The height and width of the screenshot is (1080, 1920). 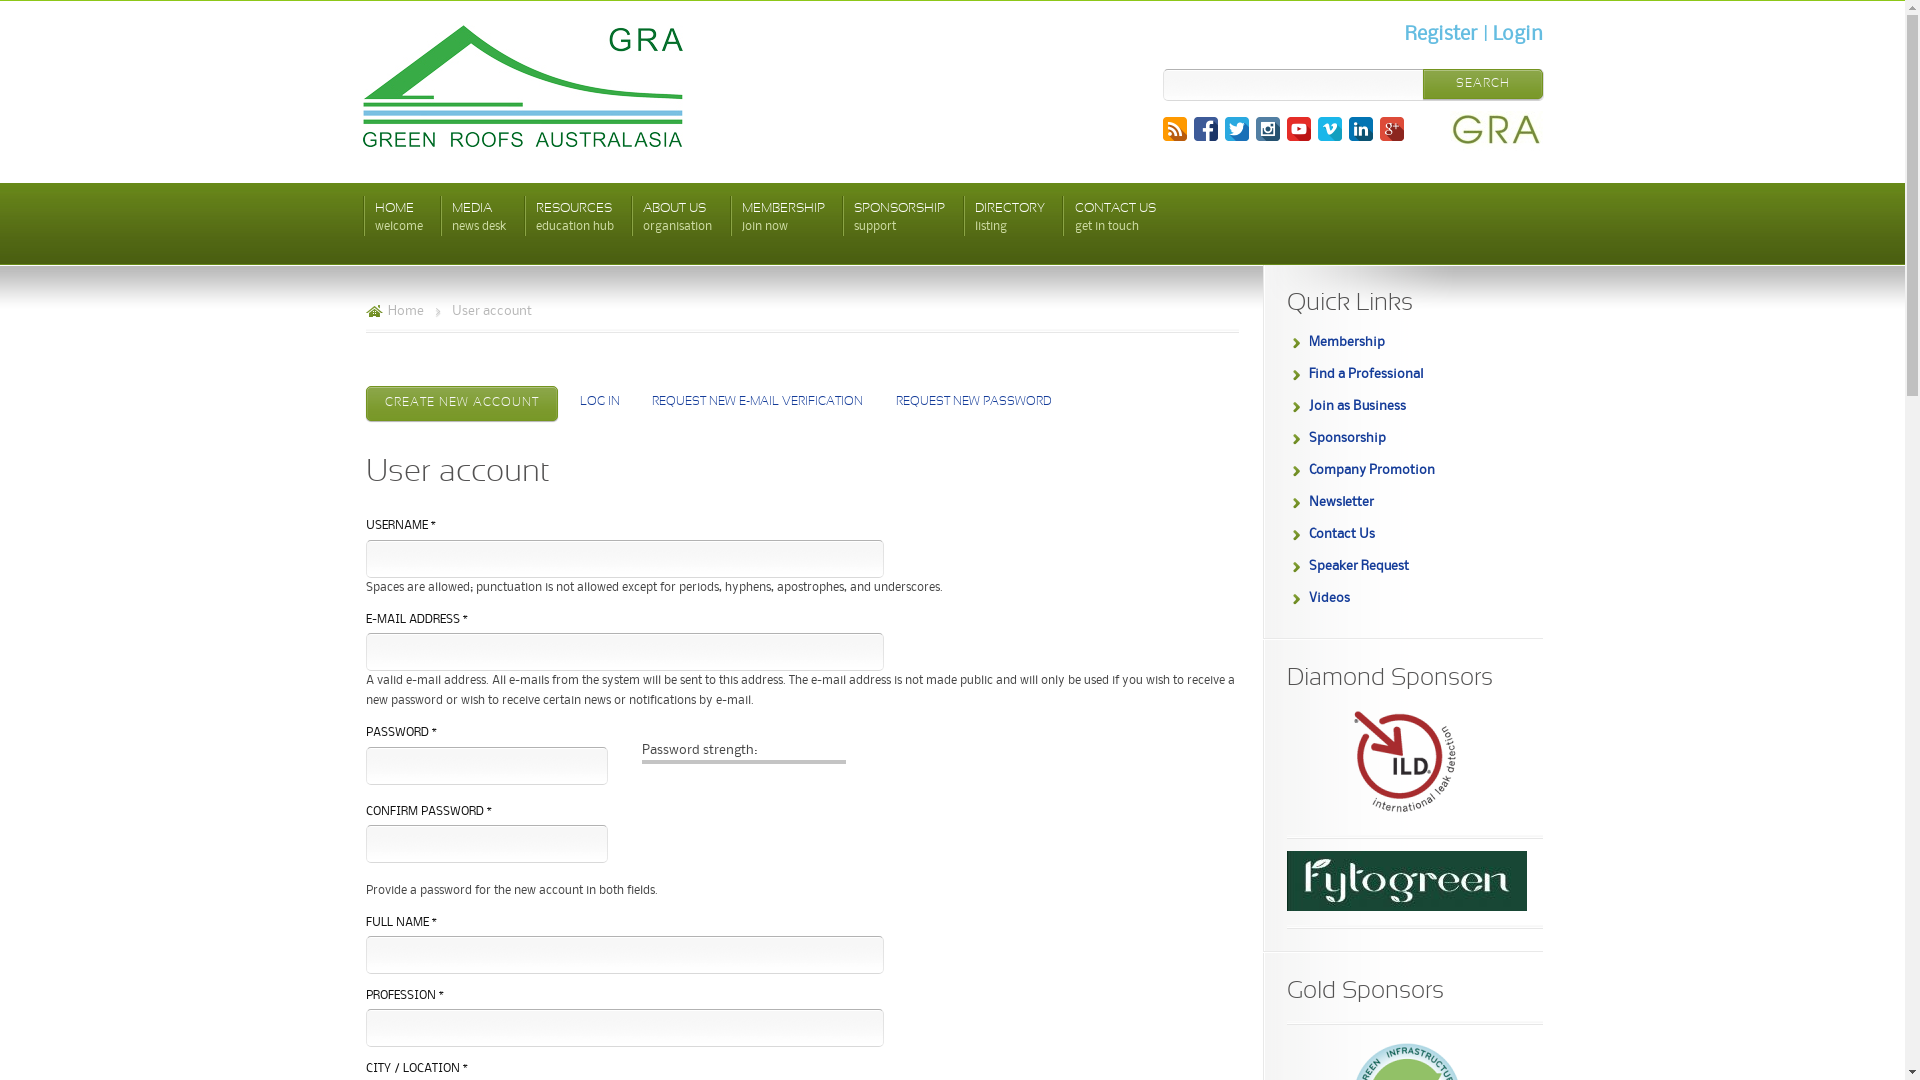 I want to click on 'Login', so click(x=1516, y=34).